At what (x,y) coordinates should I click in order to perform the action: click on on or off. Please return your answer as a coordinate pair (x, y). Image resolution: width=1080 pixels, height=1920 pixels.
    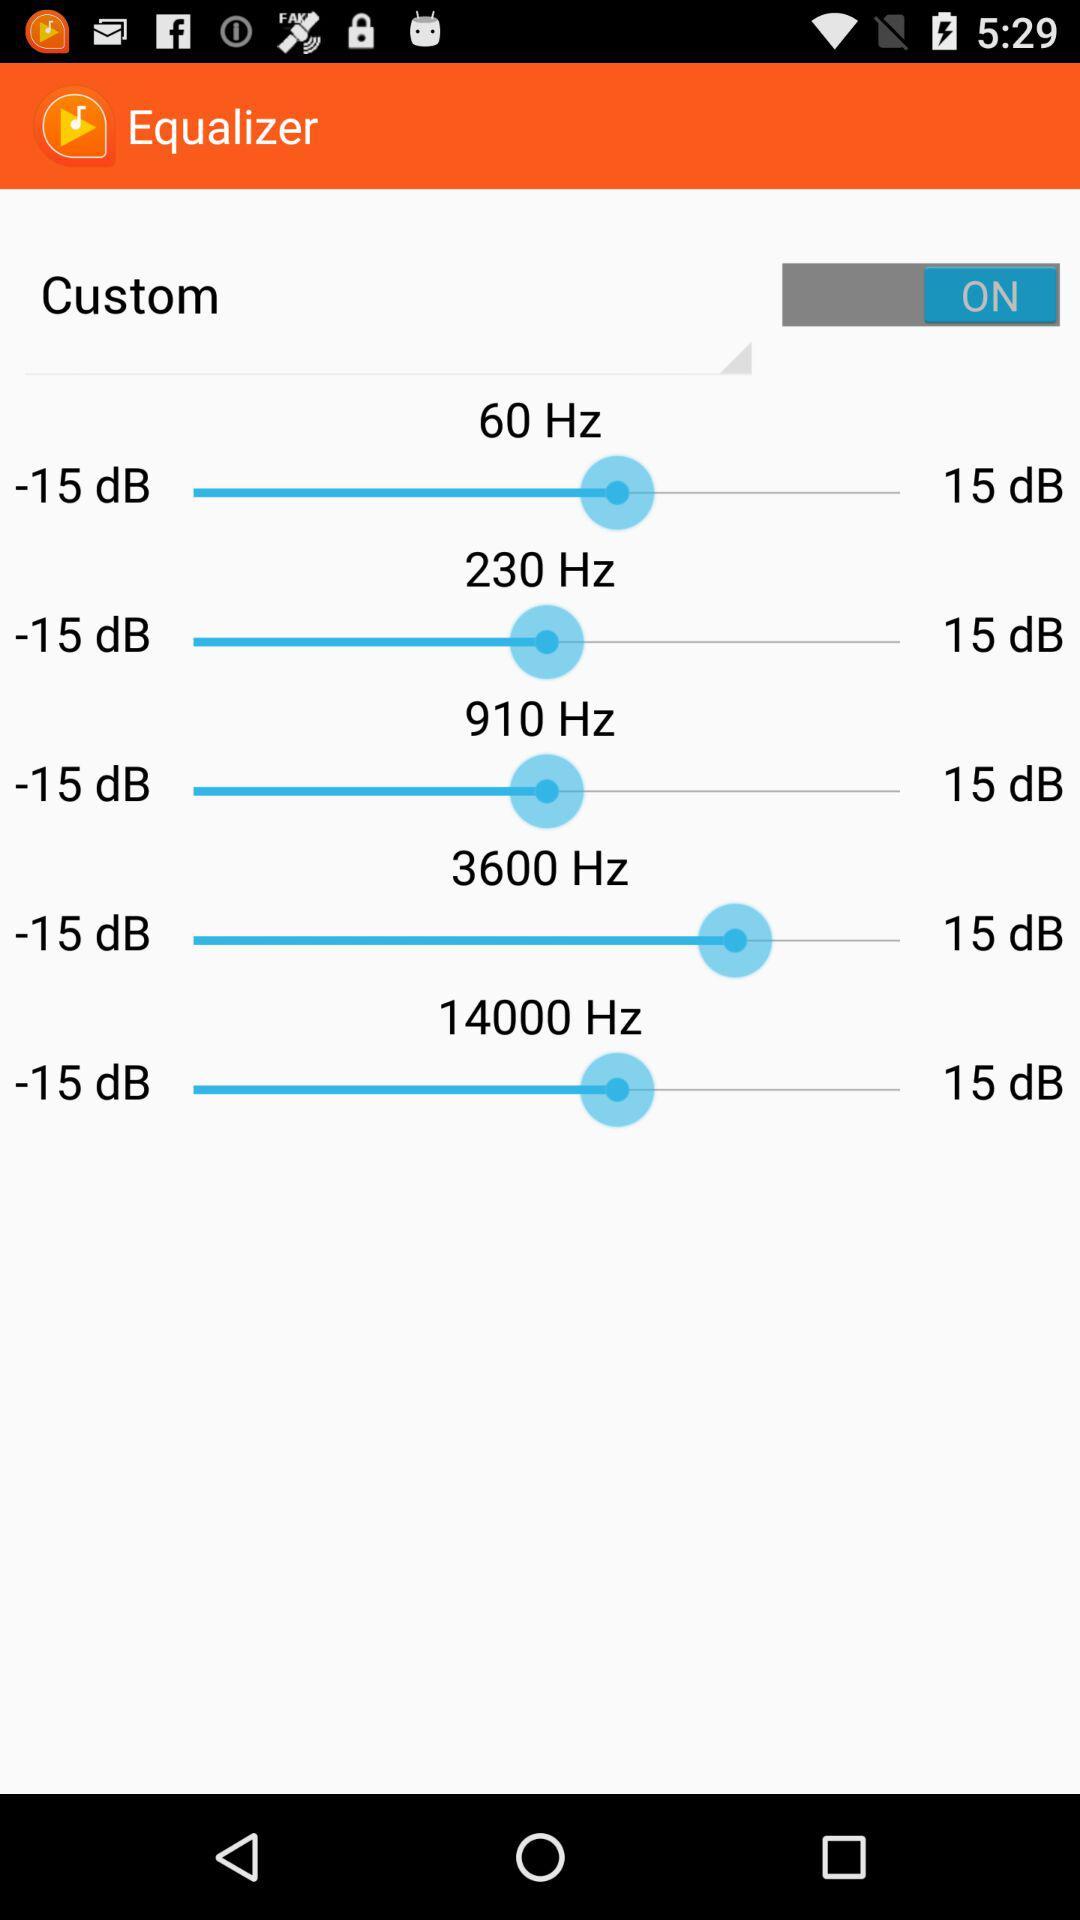
    Looking at the image, I should click on (921, 293).